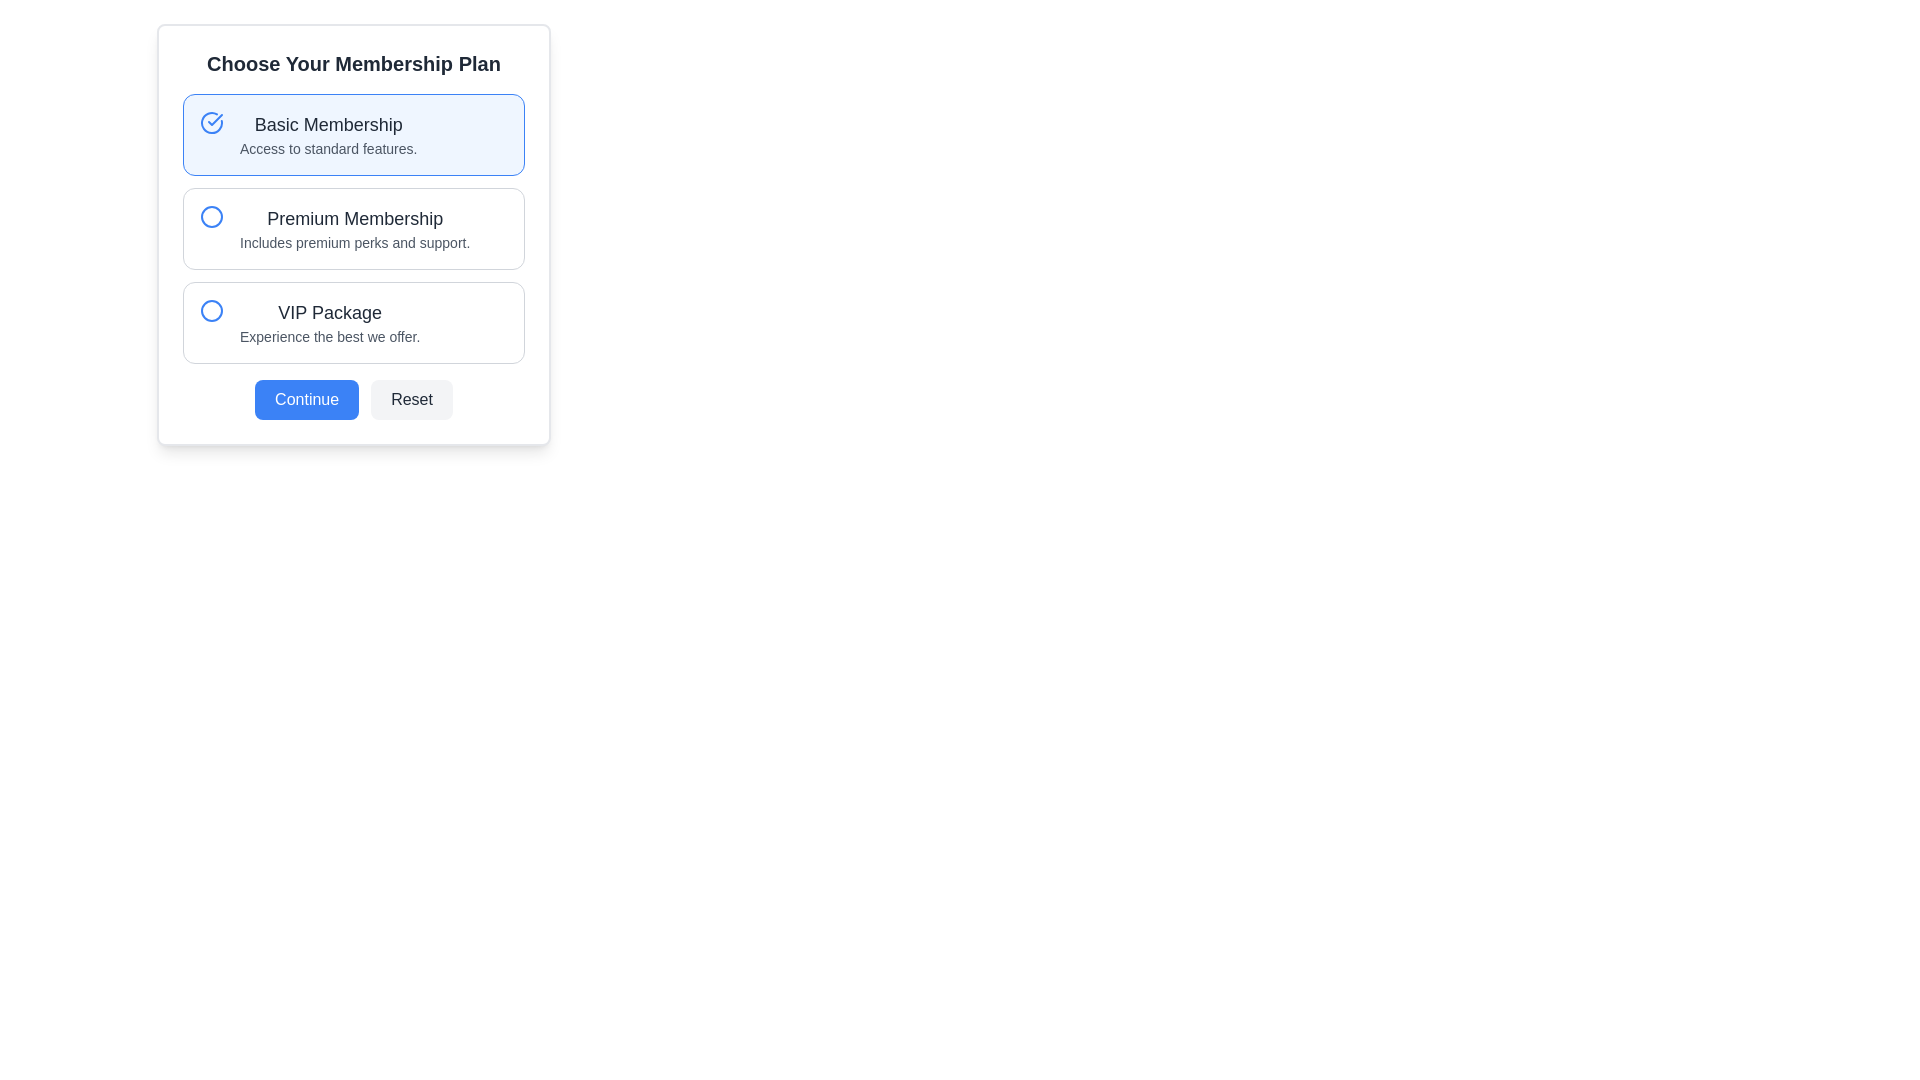 This screenshot has width=1920, height=1080. What do you see at coordinates (354, 135) in the screenshot?
I see `the 'Basic Membership' option card, which is the first card in the vertical stack of membership plans under the 'Choose Your Membership Plan' section` at bounding box center [354, 135].